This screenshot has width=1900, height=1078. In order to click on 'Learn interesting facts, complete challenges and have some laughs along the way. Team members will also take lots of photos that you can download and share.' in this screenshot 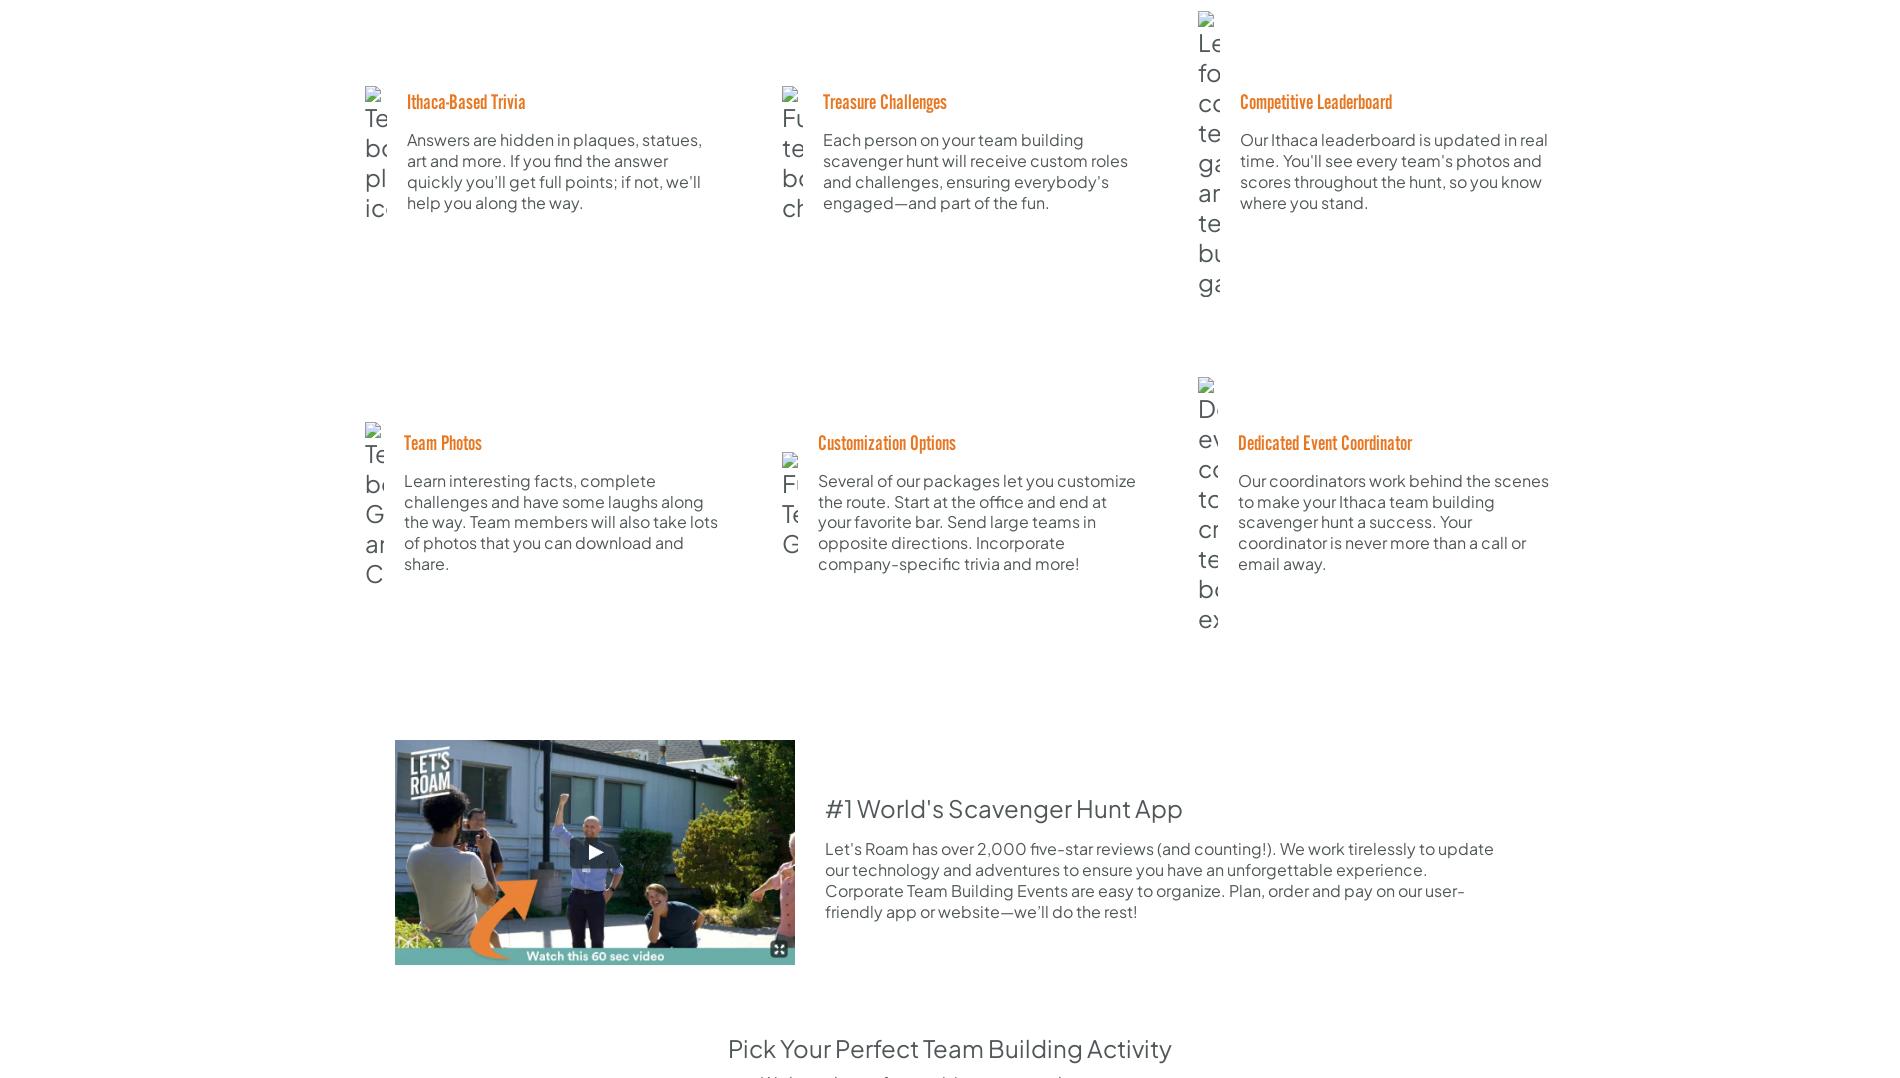, I will do `click(561, 520)`.